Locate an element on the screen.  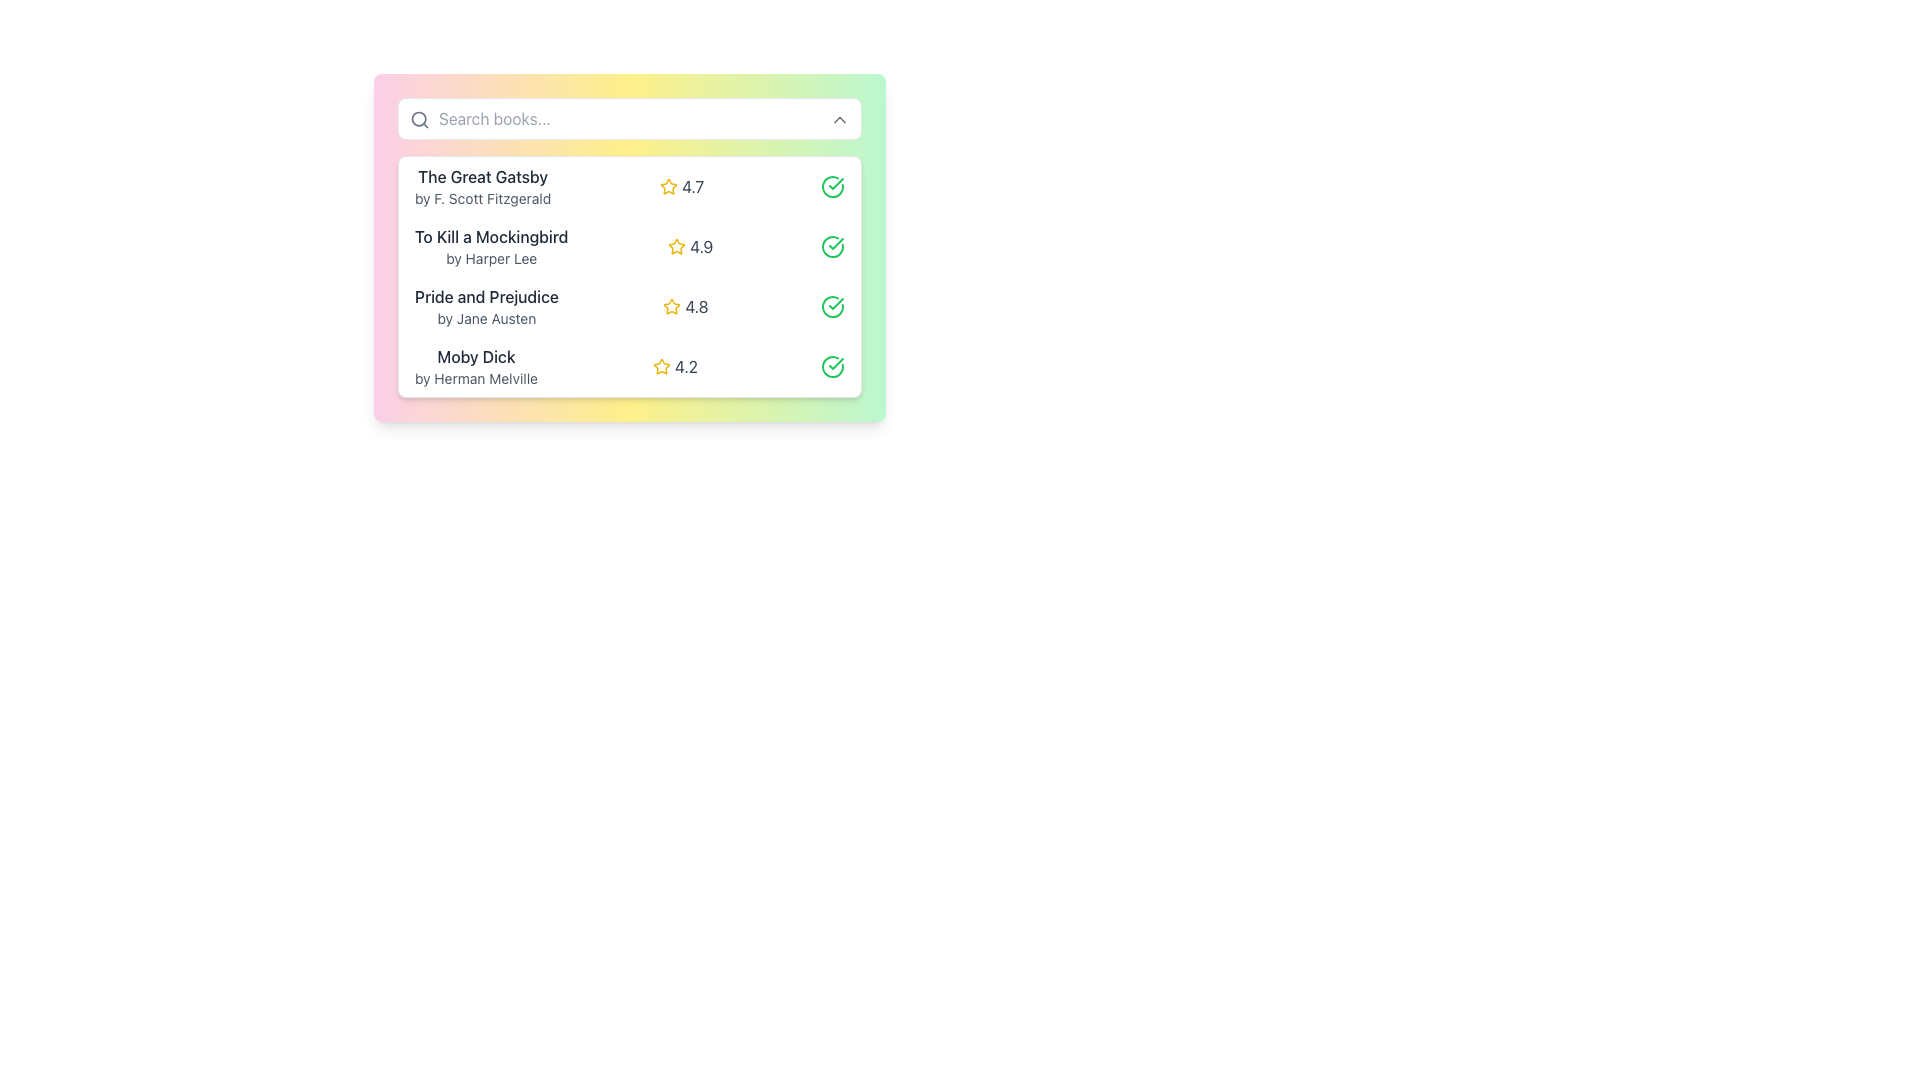
the yellow star-shaped icon indicating the rating for 'The Great Gatsby', positioned to the left of the text '4.7' is located at coordinates (669, 186).